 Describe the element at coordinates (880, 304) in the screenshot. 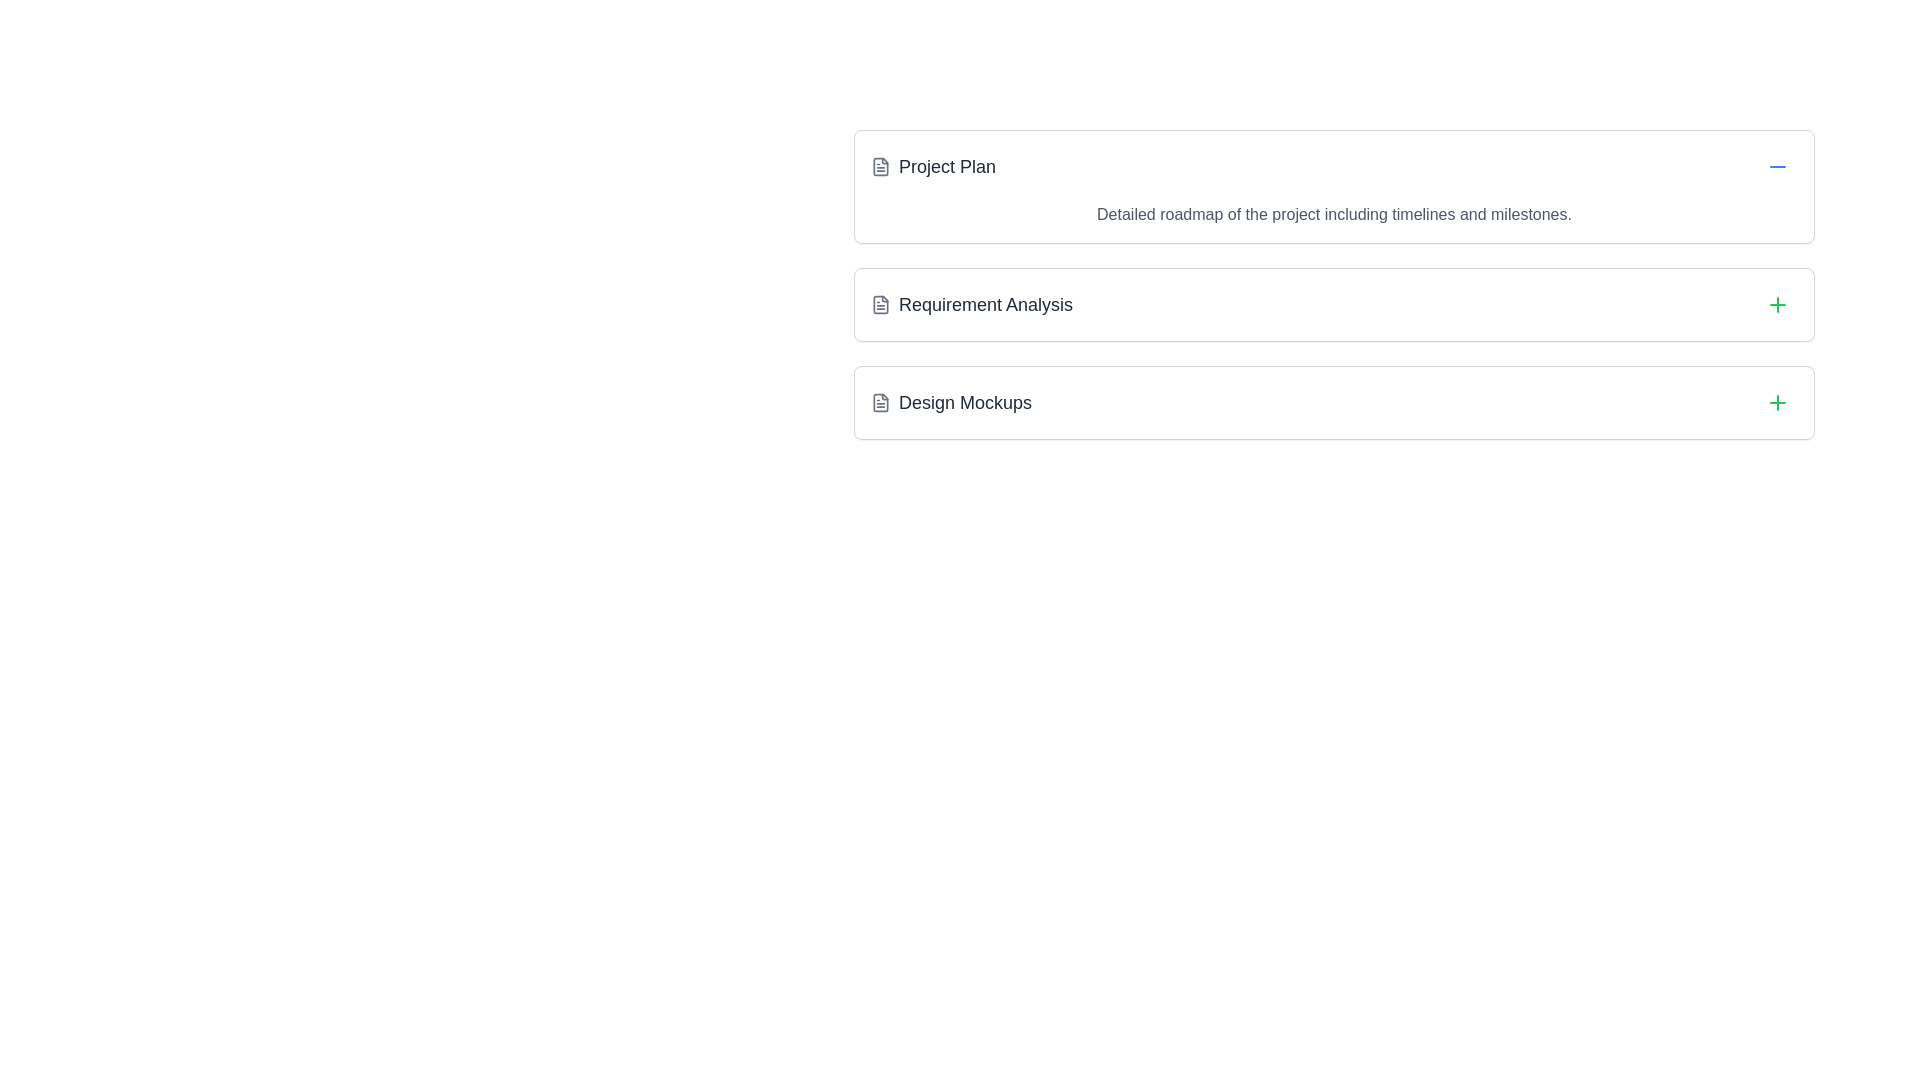

I see `the icon representing the file or document associated with the 'Requirement Analysis' section` at that location.